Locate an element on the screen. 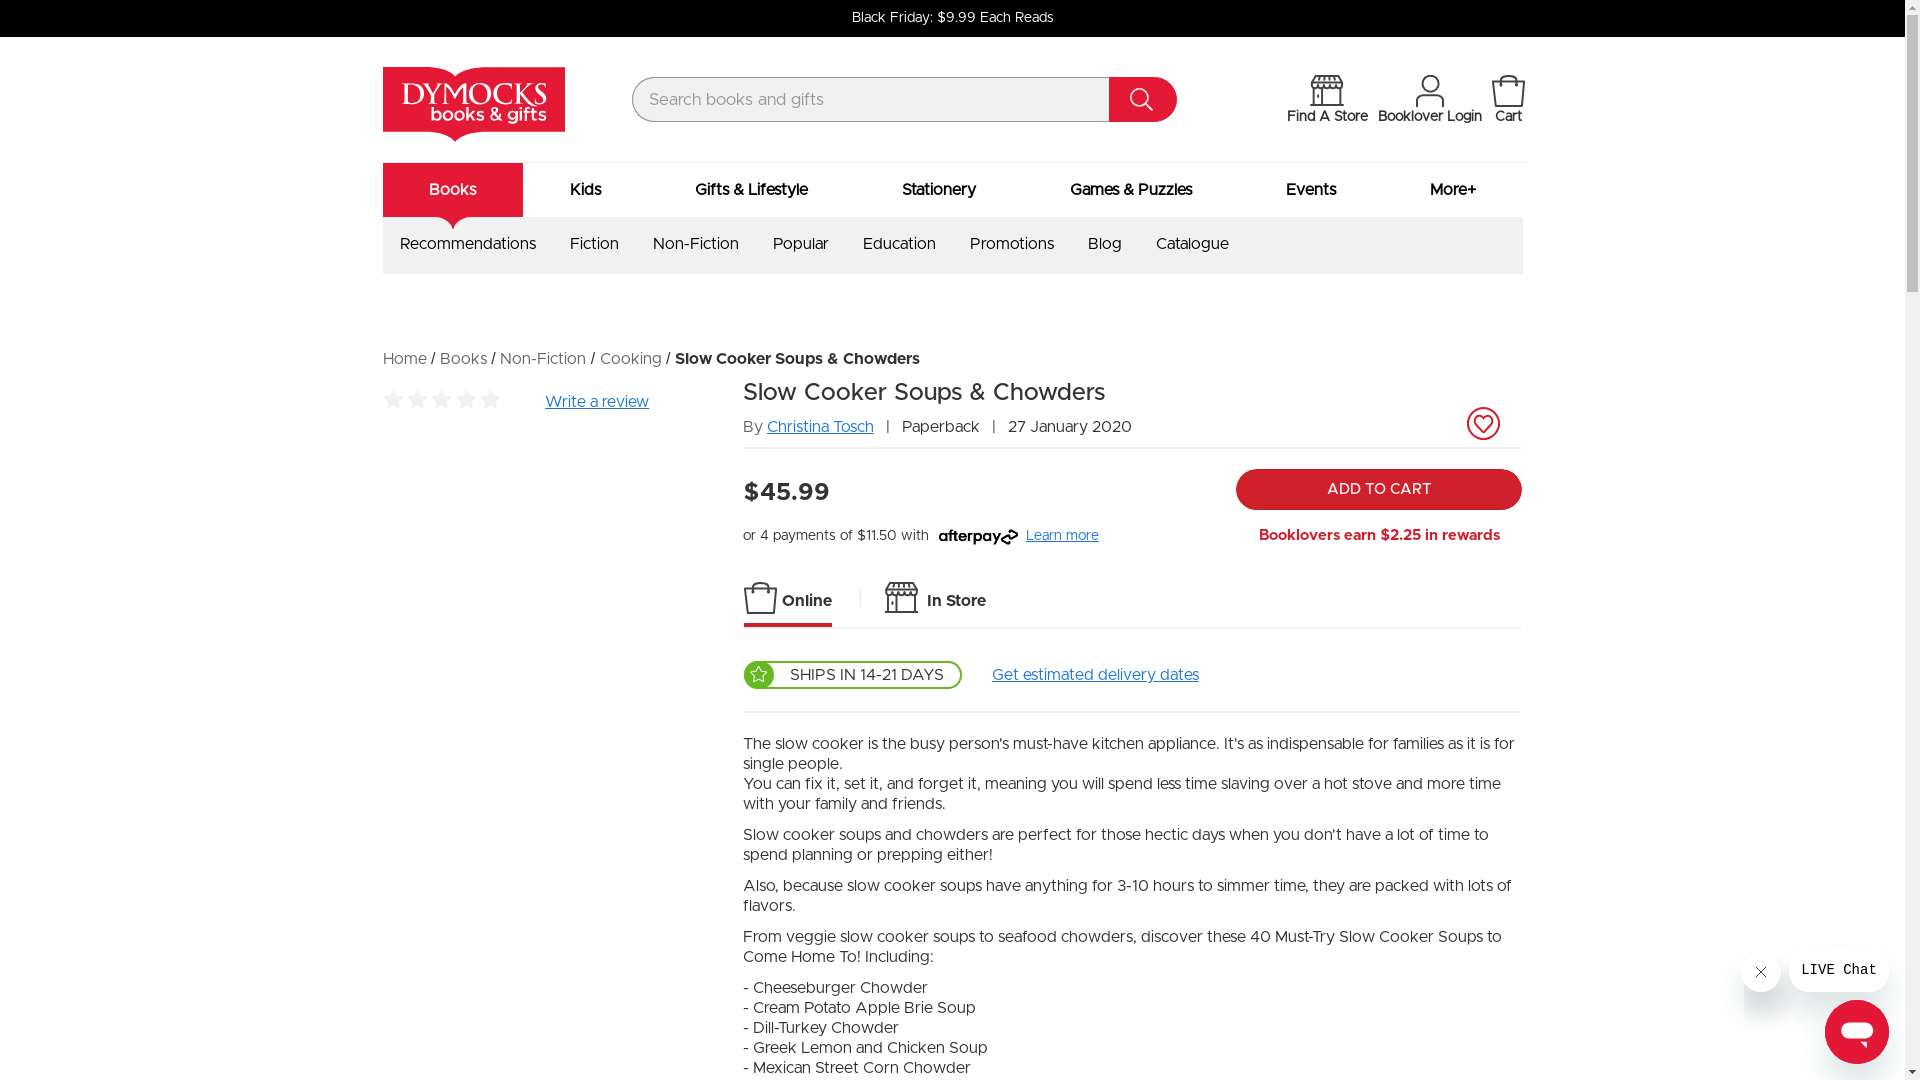 The width and height of the screenshot is (1920, 1080). 'Catalogue' is located at coordinates (1192, 242).